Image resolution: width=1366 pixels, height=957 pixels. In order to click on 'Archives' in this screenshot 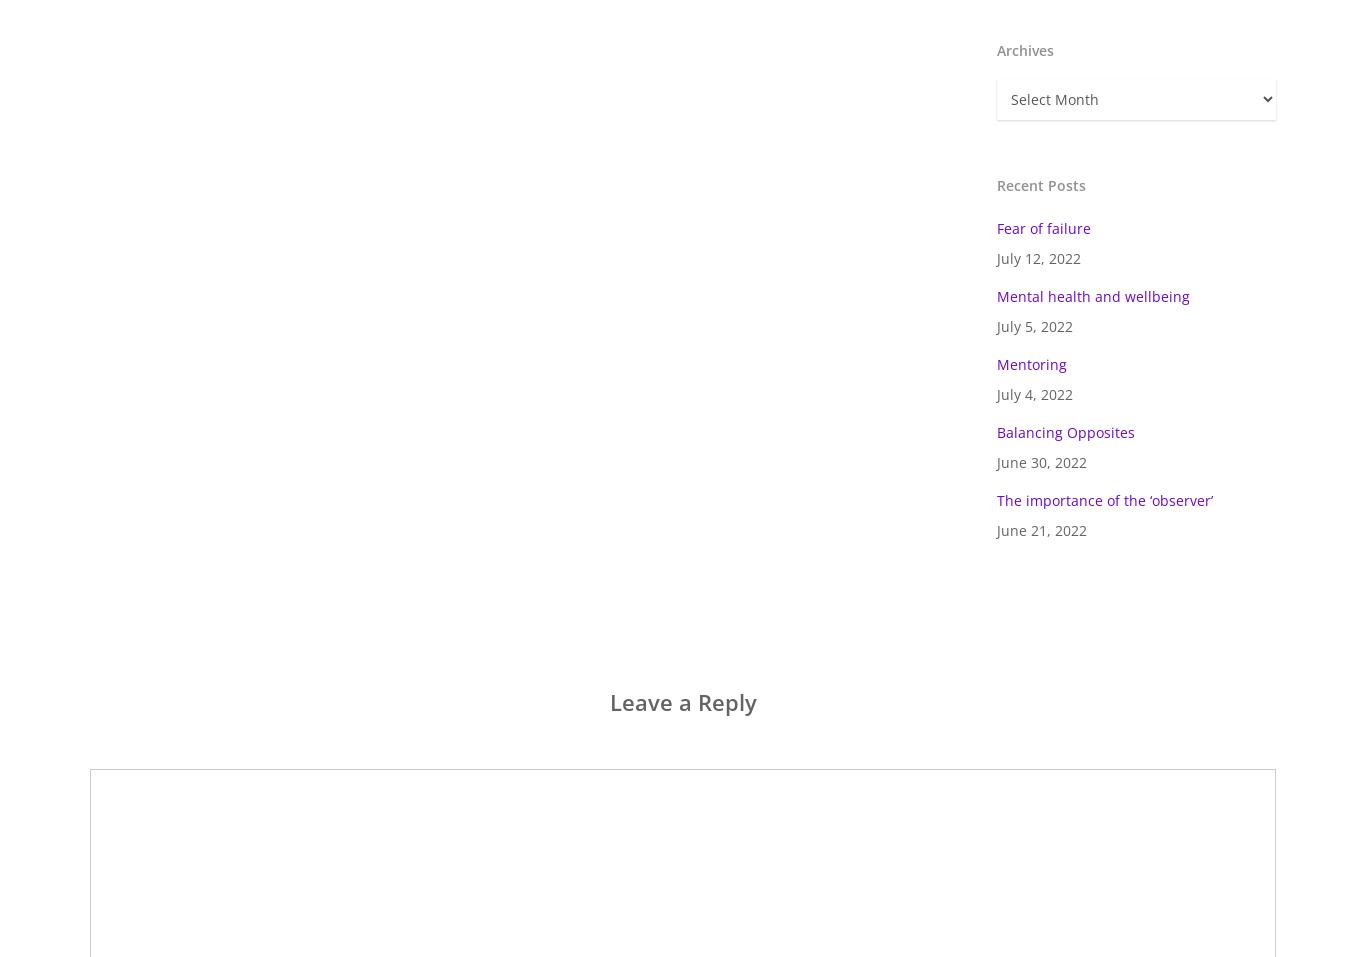, I will do `click(1024, 49)`.